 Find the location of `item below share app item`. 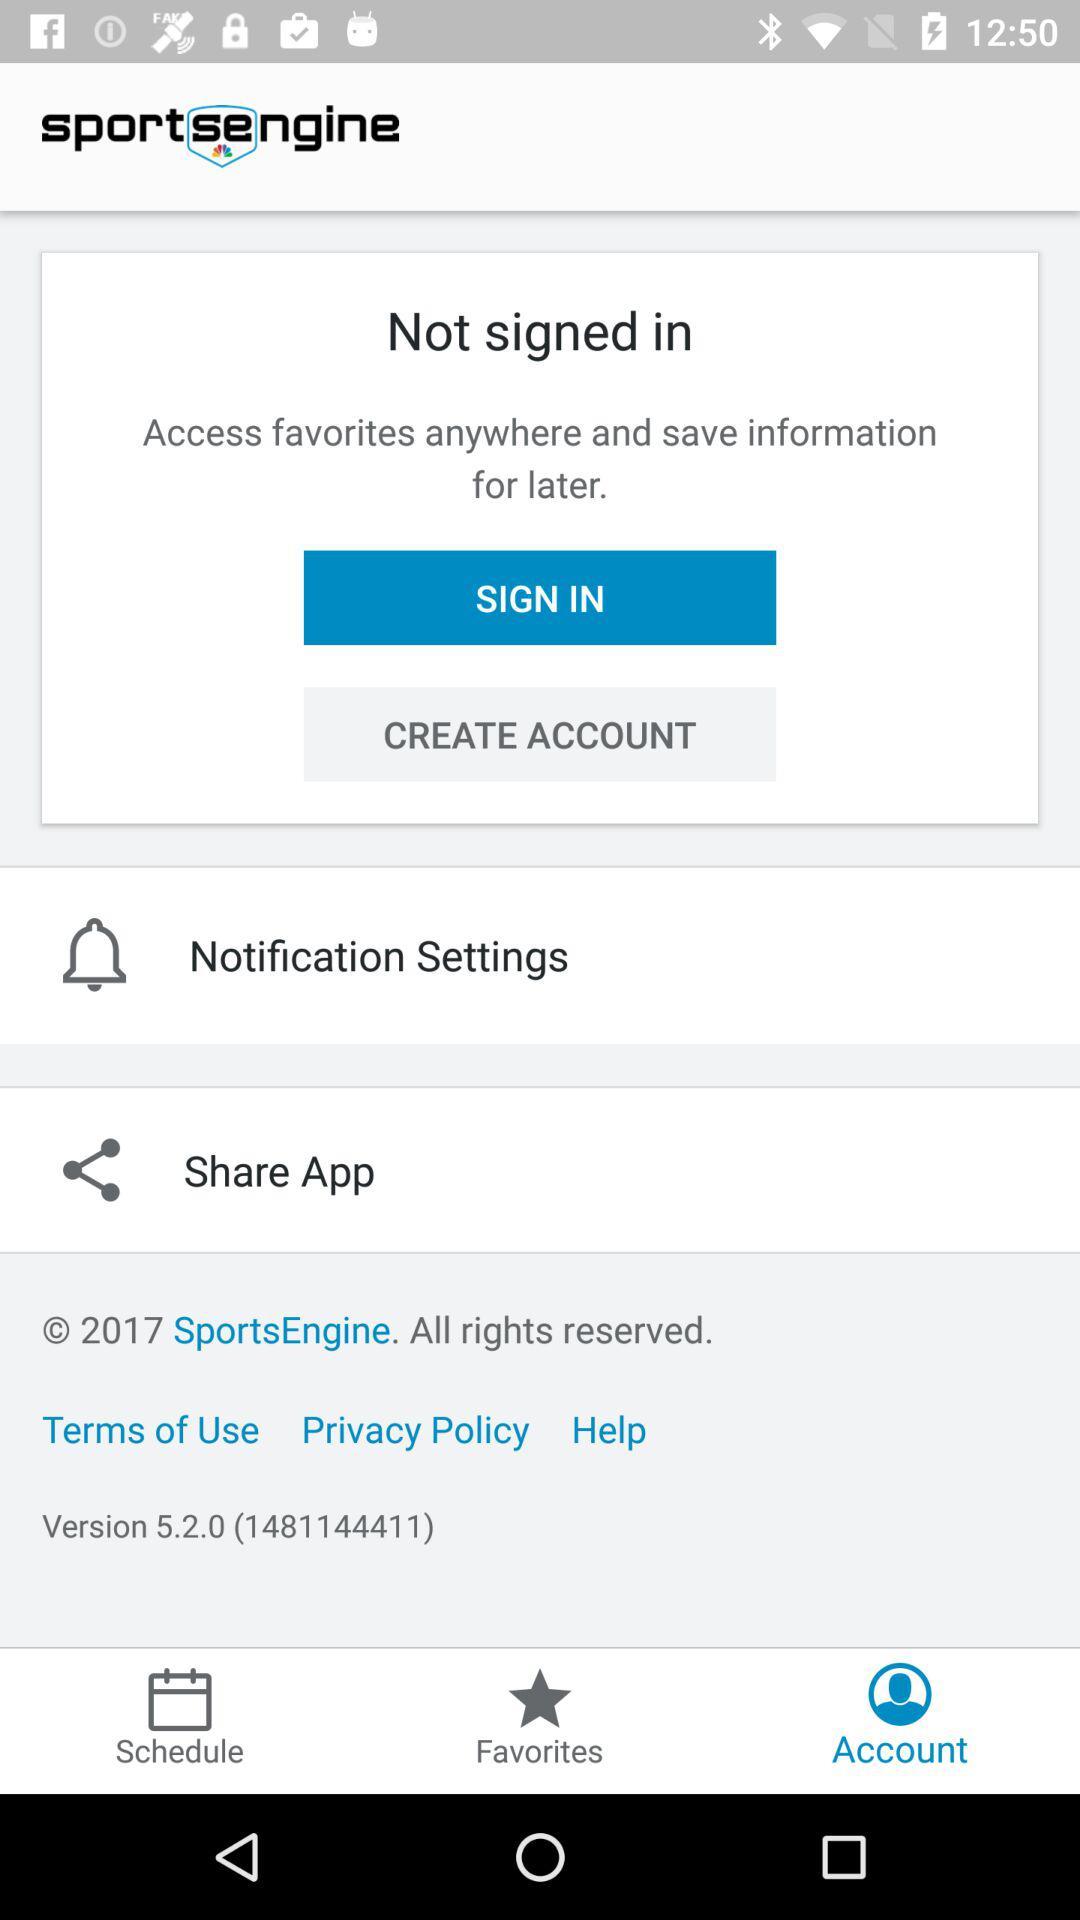

item below share app item is located at coordinates (378, 1329).